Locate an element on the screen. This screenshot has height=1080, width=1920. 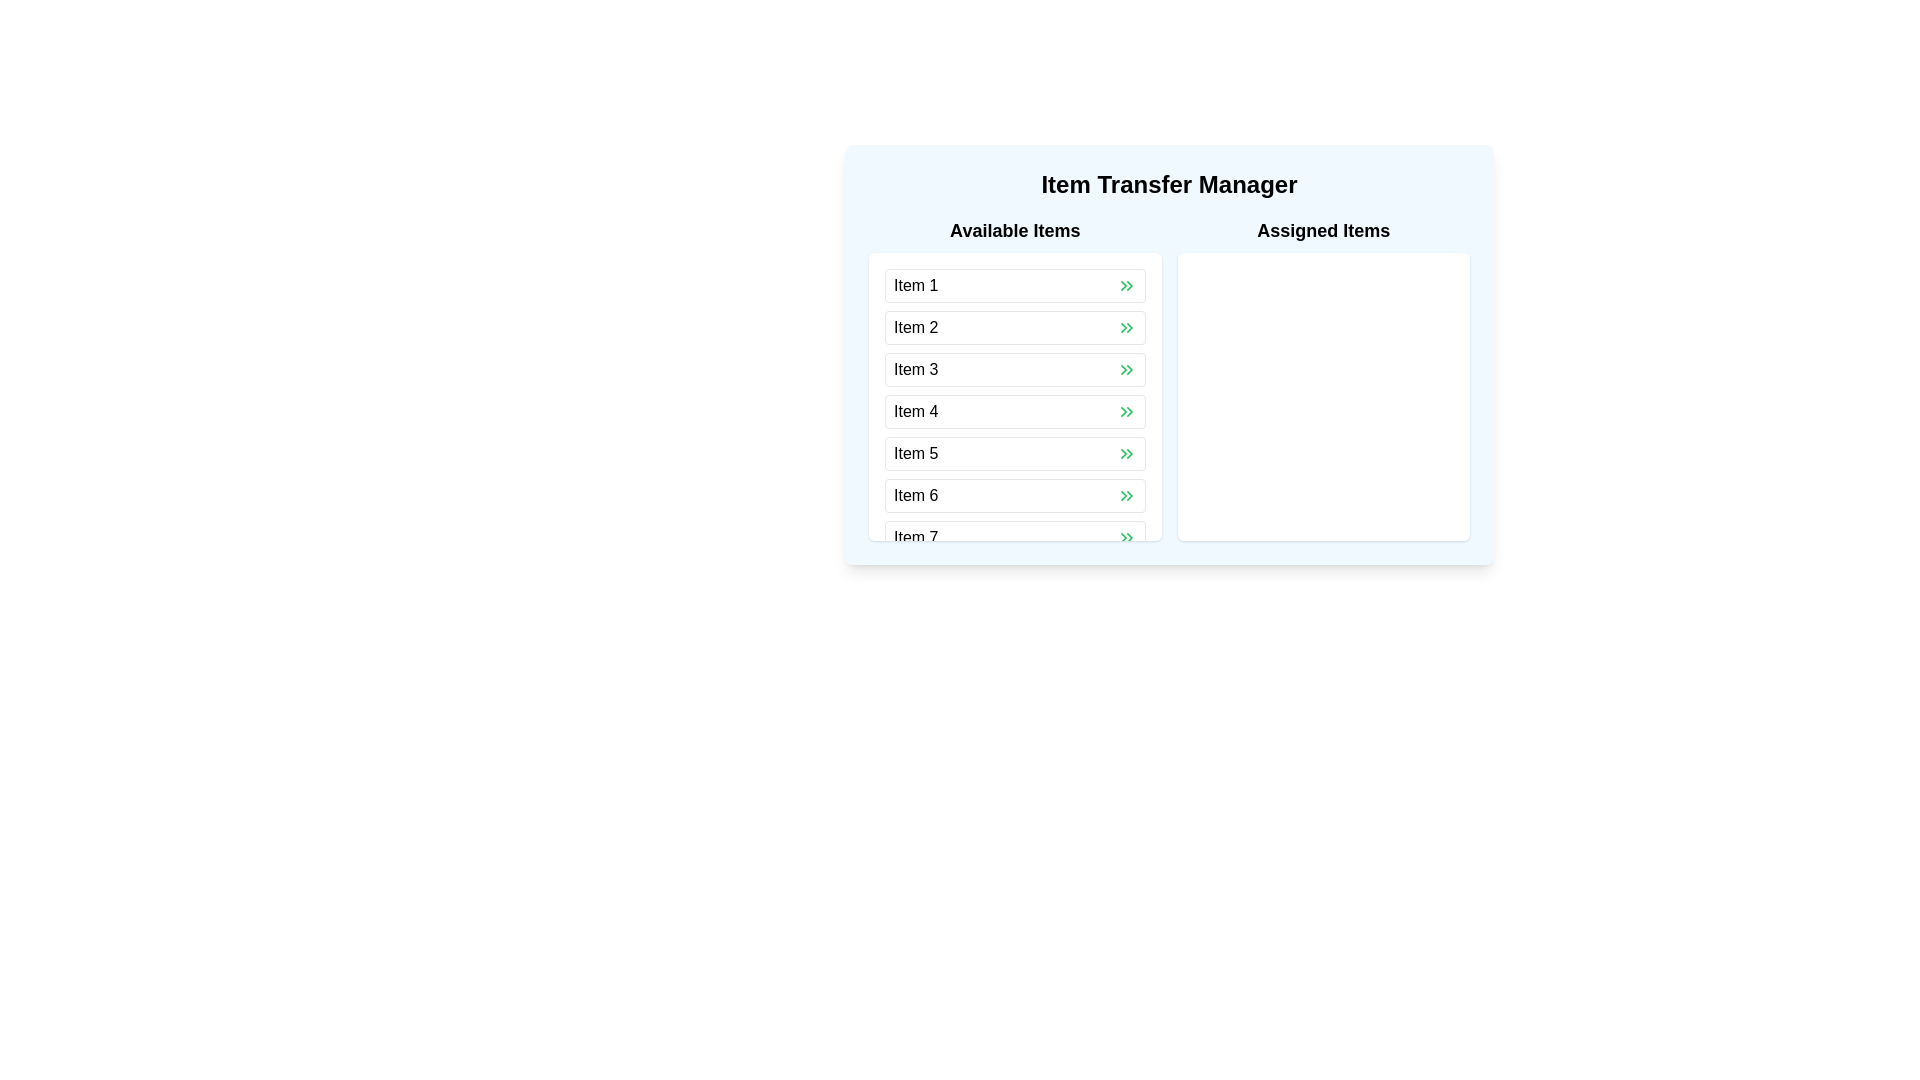
the sixth item in the 'Available Items' list to focus it is located at coordinates (1015, 495).